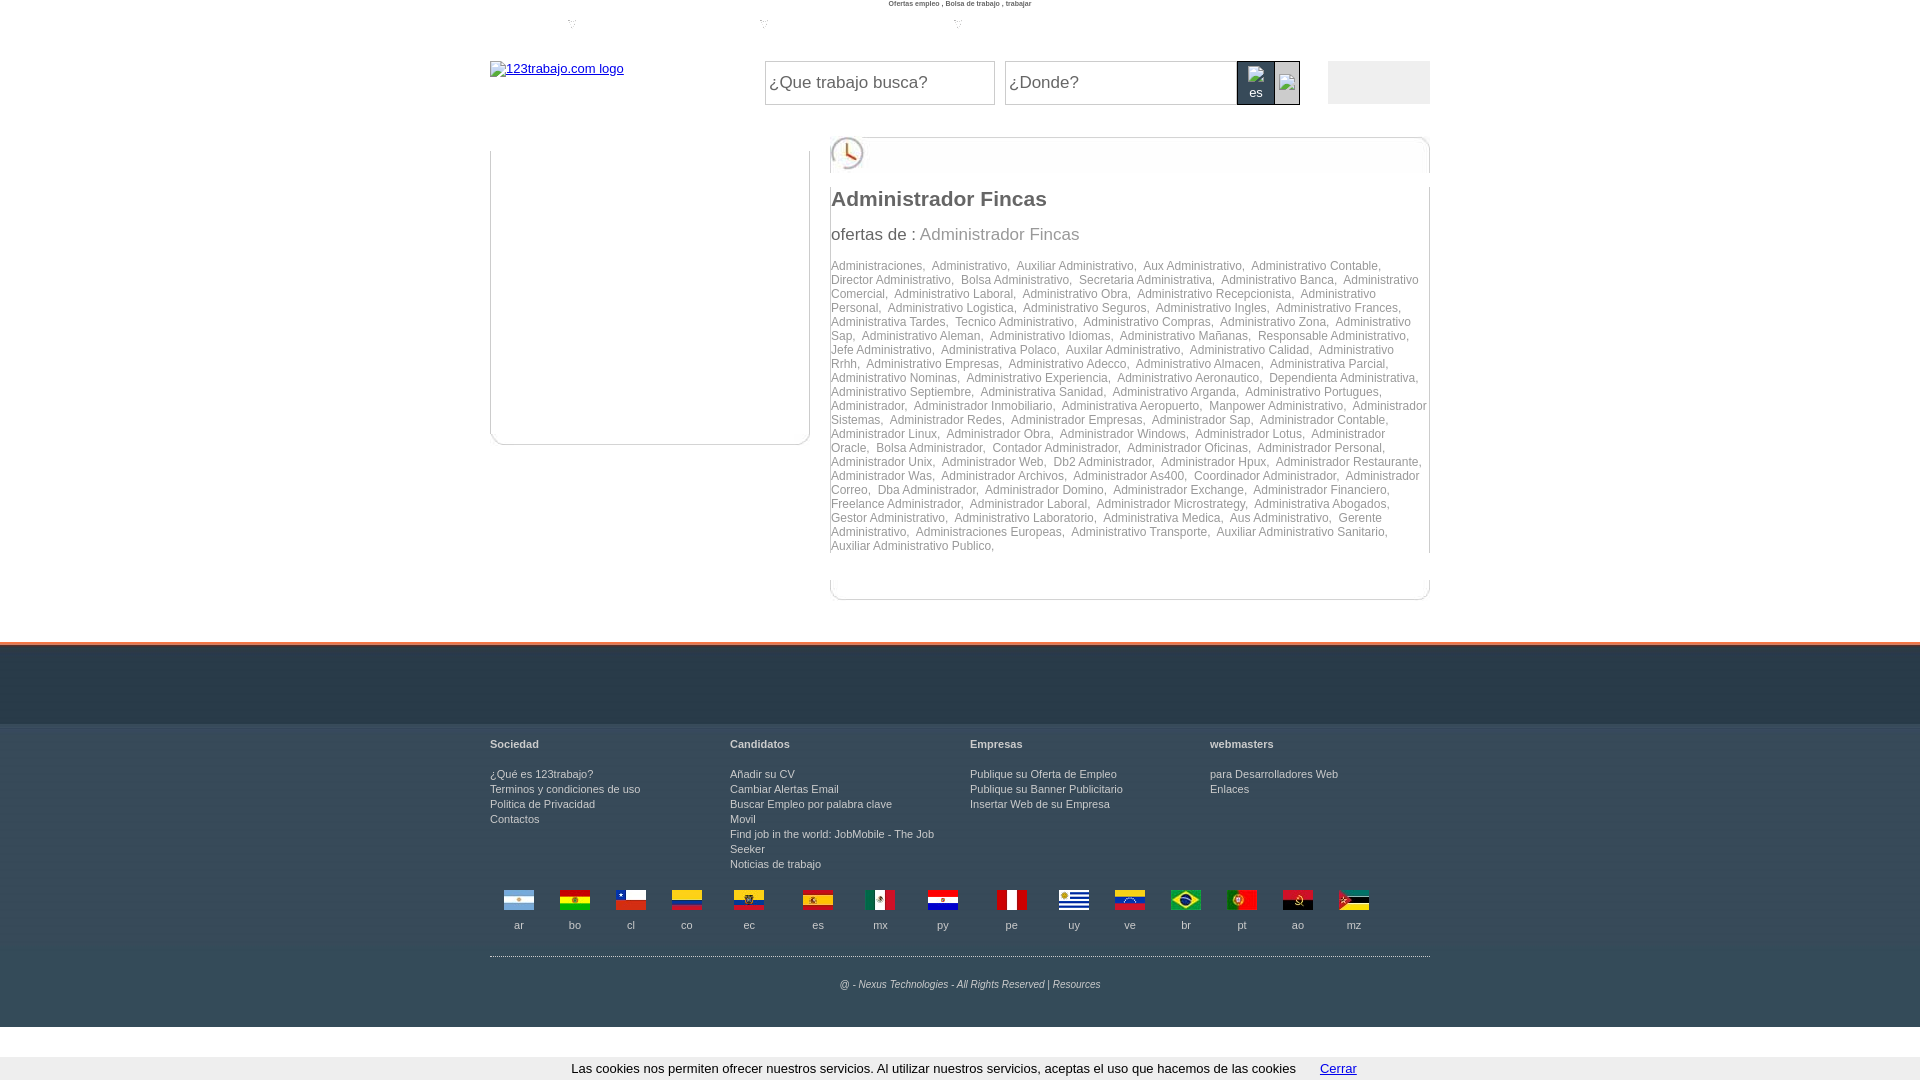 This screenshot has width=1920, height=1080. Describe the element at coordinates (1217, 462) in the screenshot. I see `'Administrador Hpux, '` at that location.